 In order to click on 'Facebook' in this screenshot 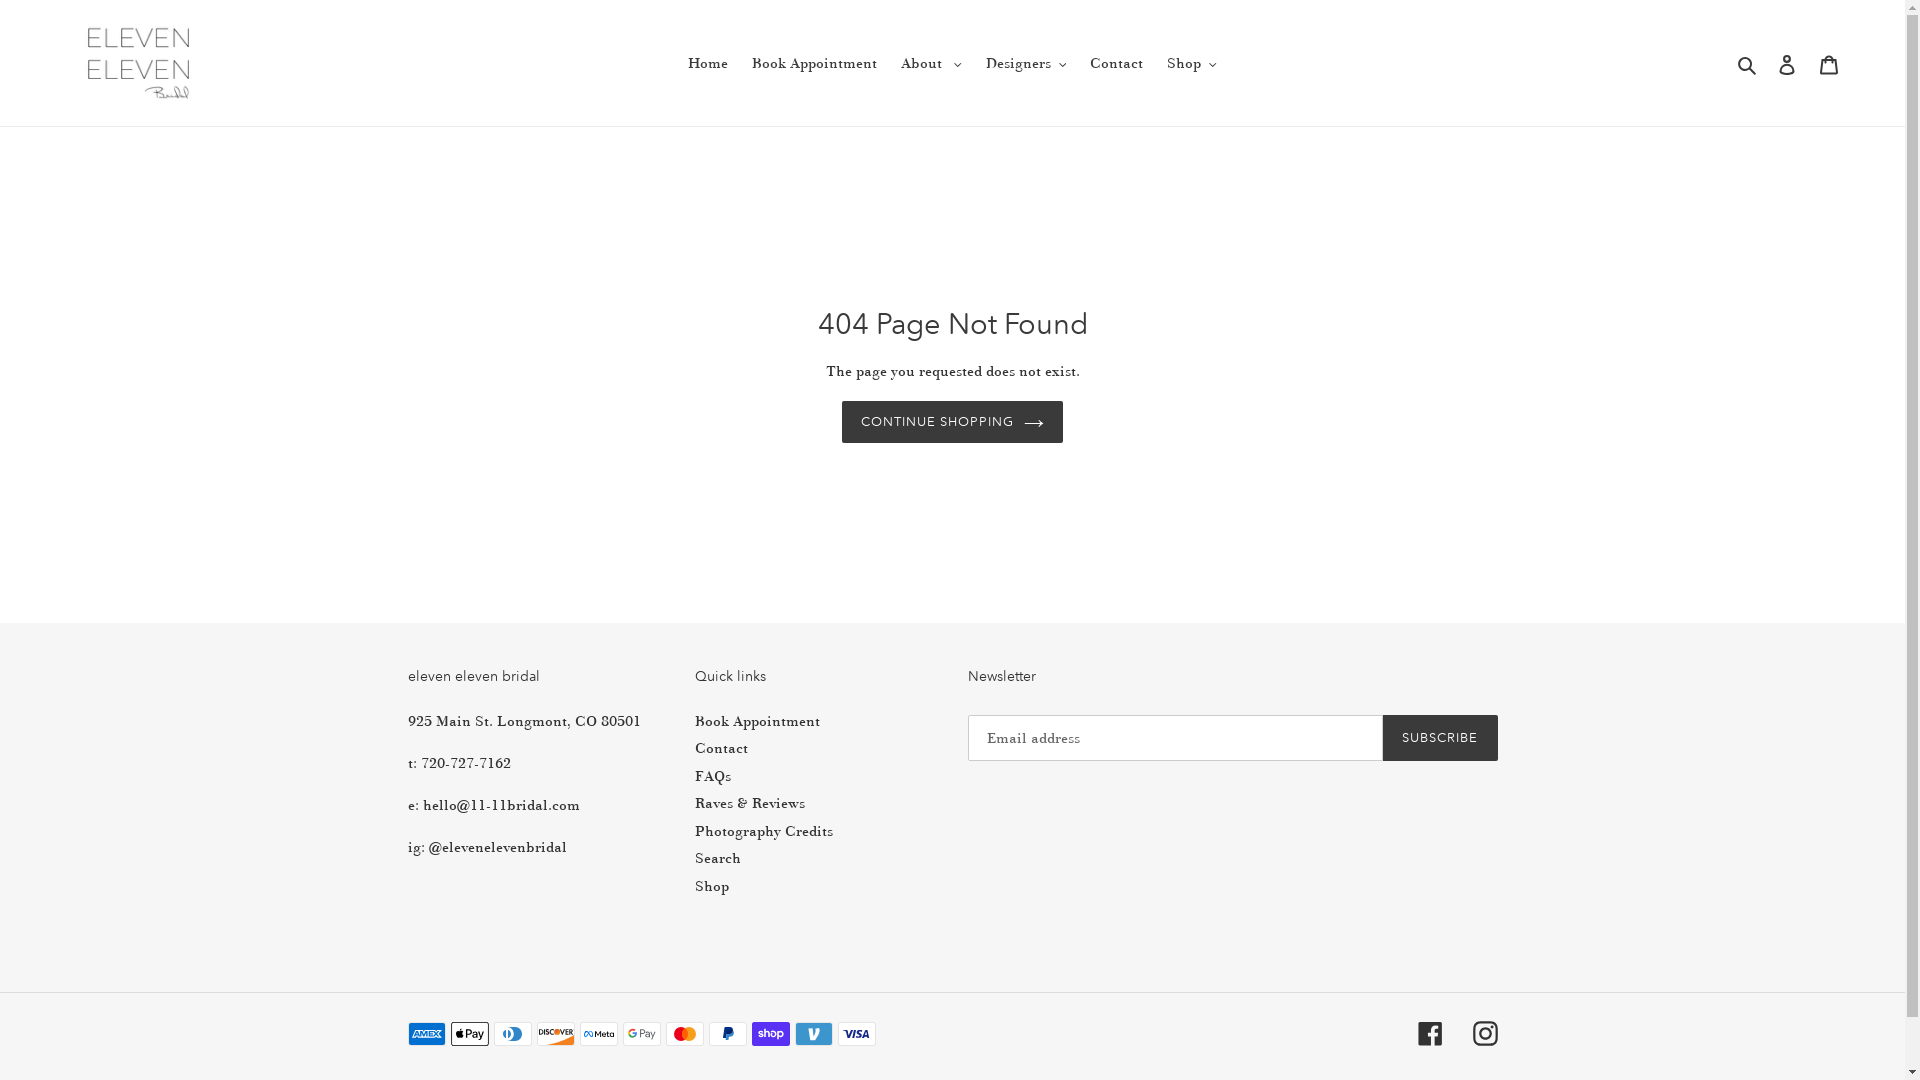, I will do `click(1429, 1033)`.